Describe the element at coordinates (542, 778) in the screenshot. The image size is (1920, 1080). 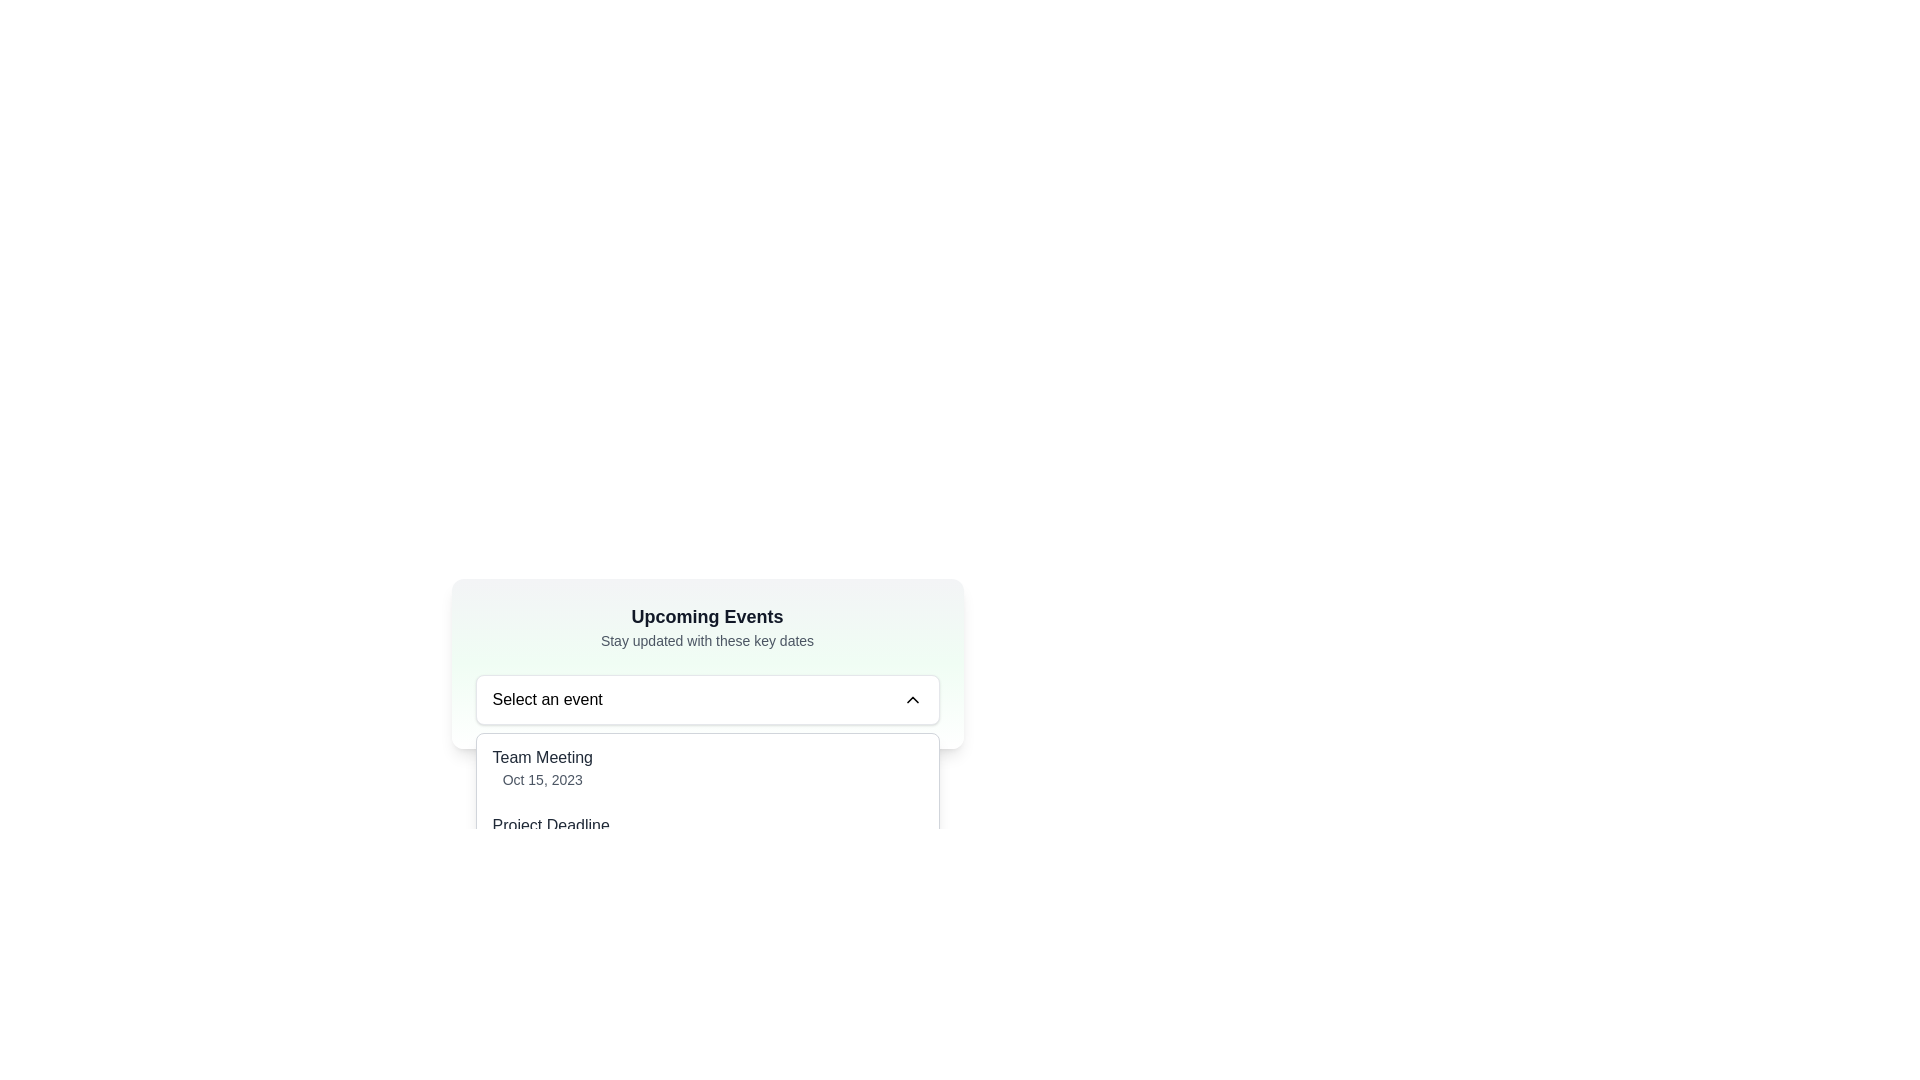
I see `the text label displaying the date 'Oct 15, 2023' for the event 'Team Meeting'` at that location.